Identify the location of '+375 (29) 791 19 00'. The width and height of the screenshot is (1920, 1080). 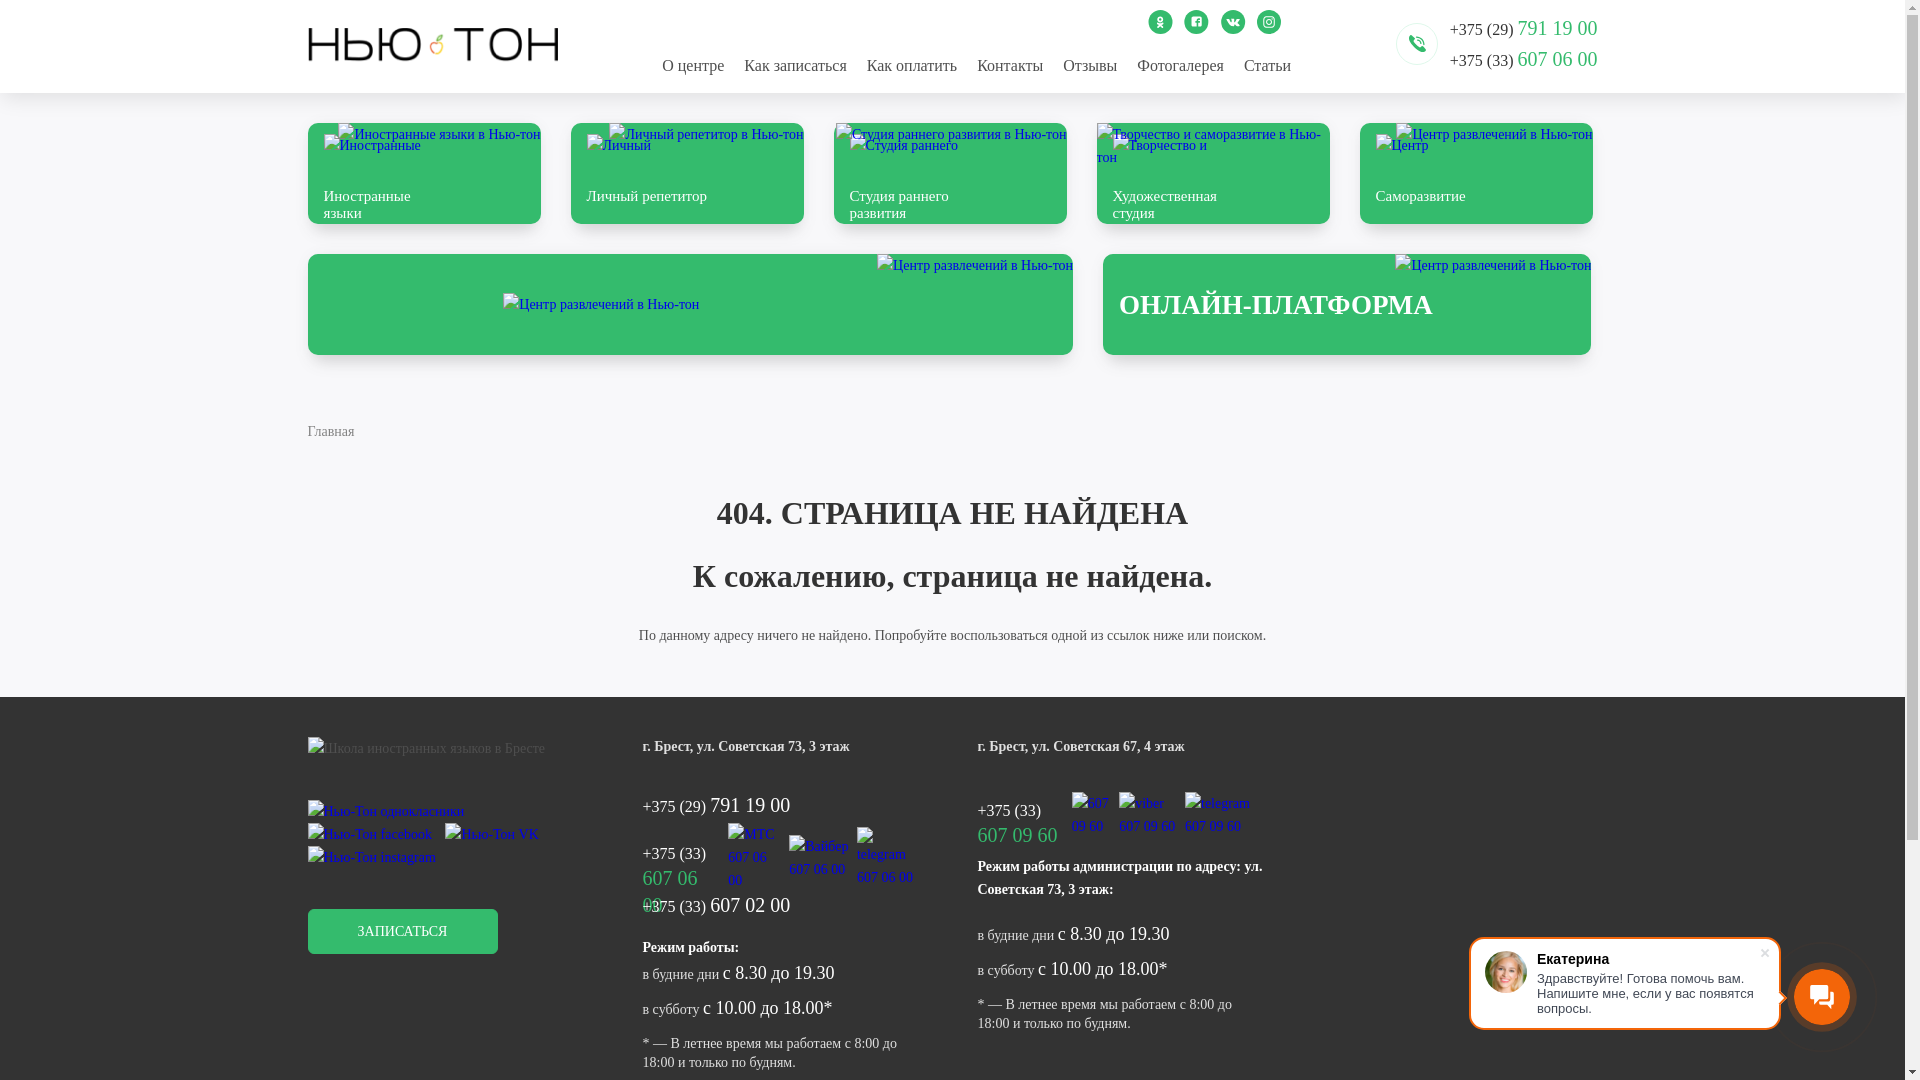
(783, 804).